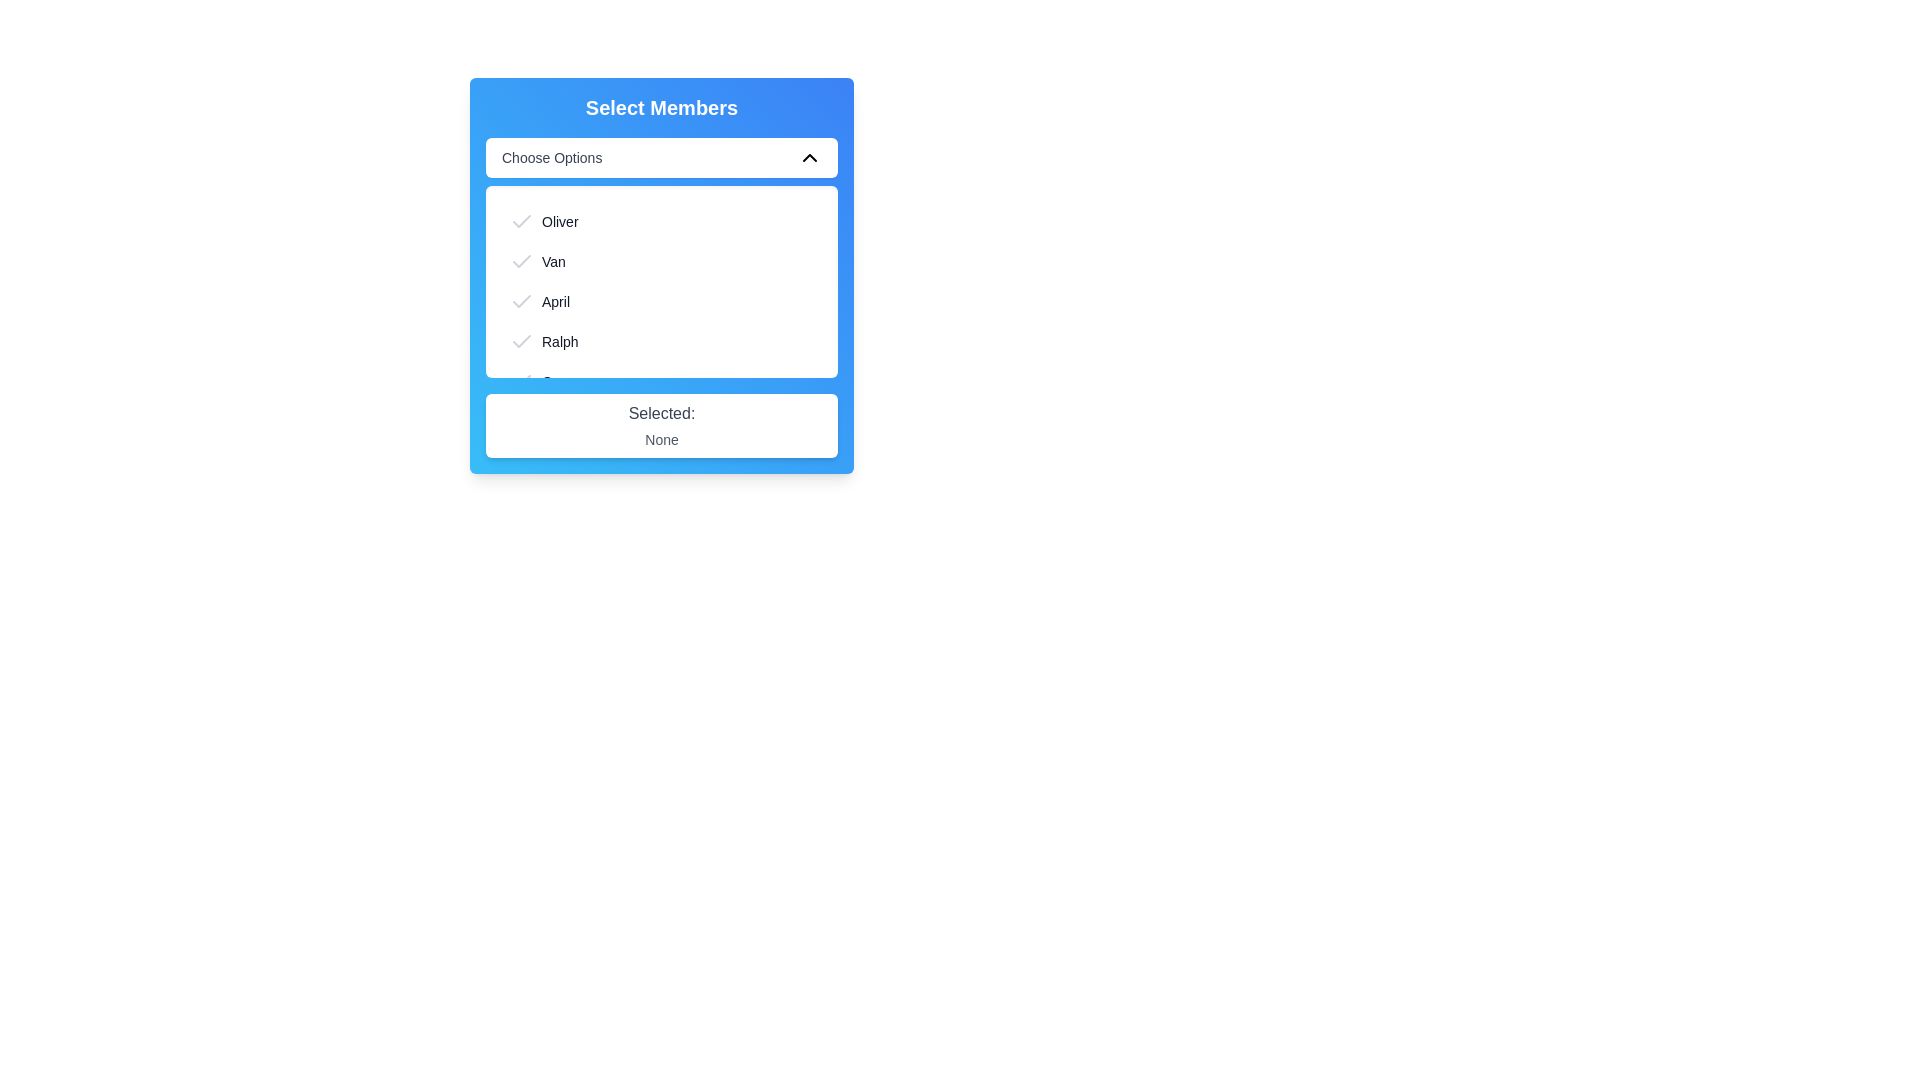 This screenshot has height=1080, width=1920. Describe the element at coordinates (560, 222) in the screenshot. I see `the text label representing the selectable option 'Oliver' in the dropdown menu, which is located at the top of the list adjacent to a checkmark icon` at that location.